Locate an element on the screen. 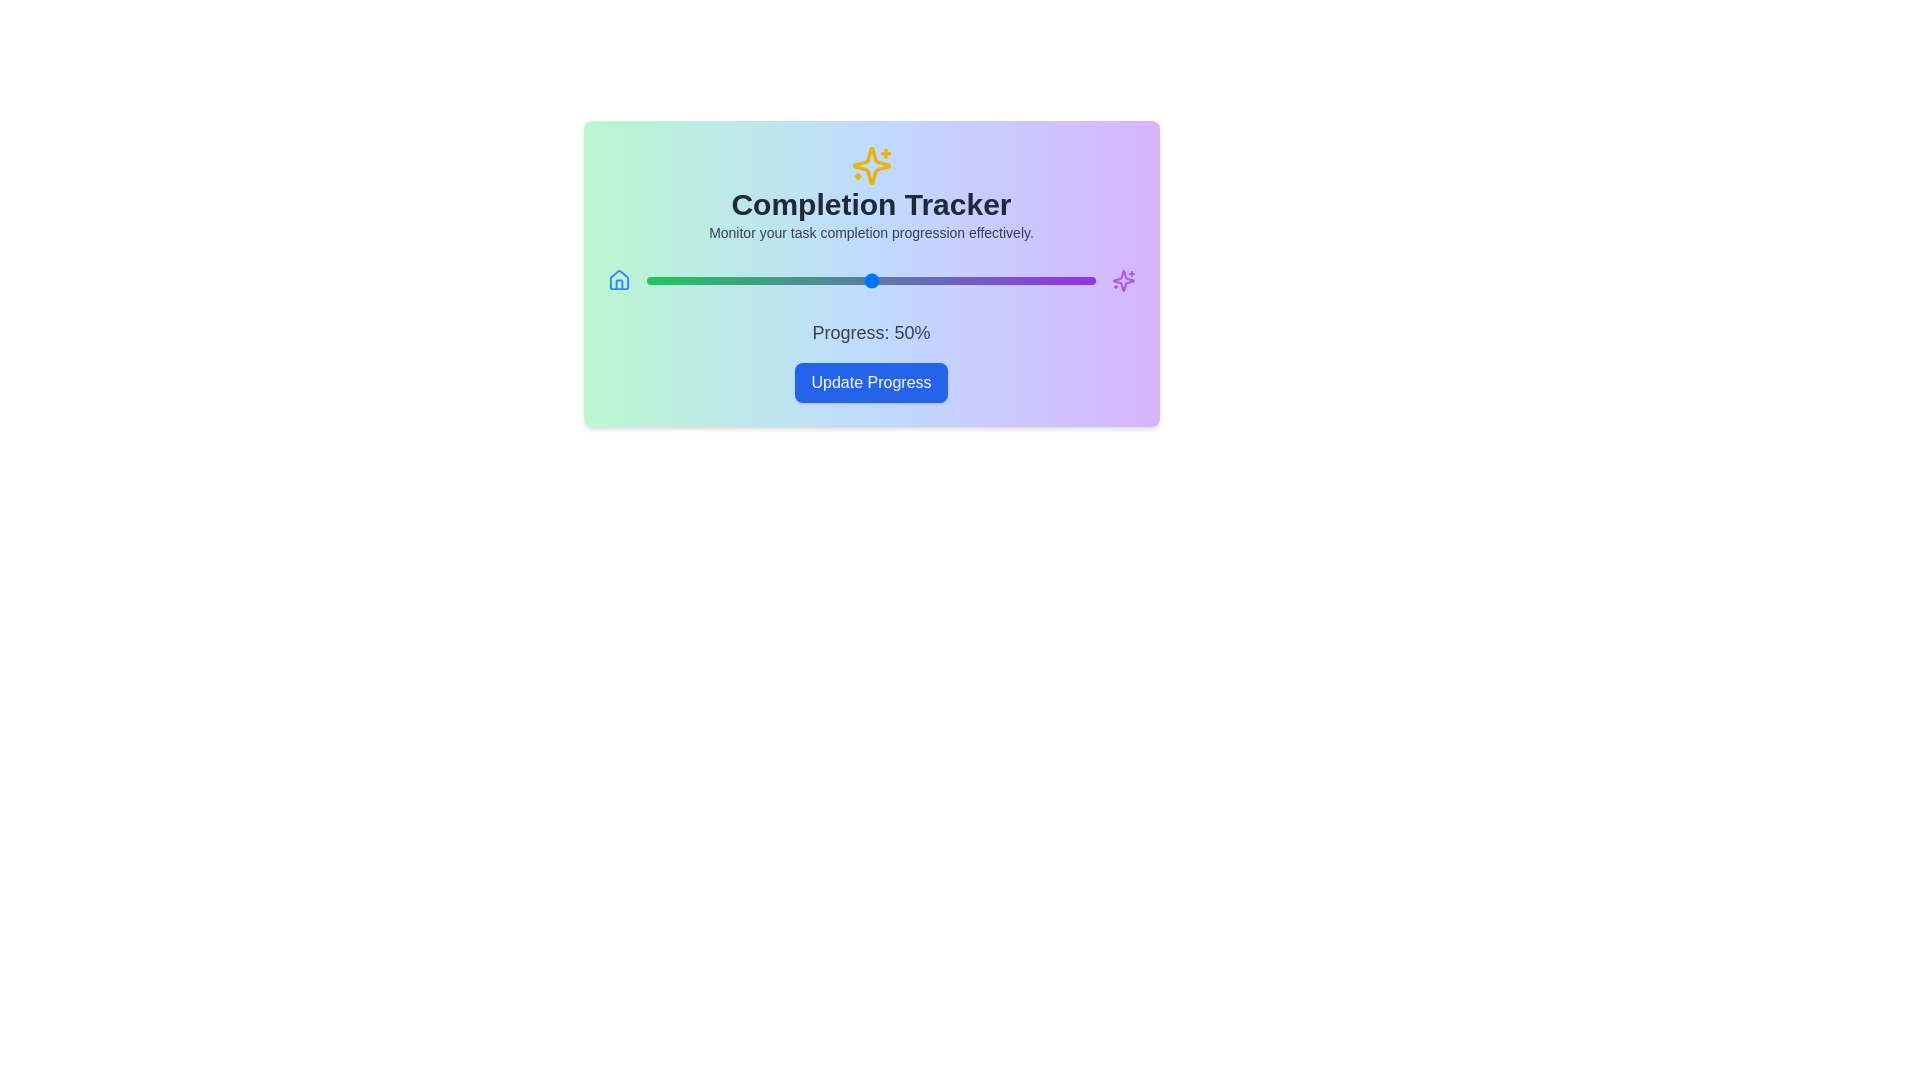 This screenshot has height=1080, width=1920. the slider to set progress to 71% is located at coordinates (965, 281).